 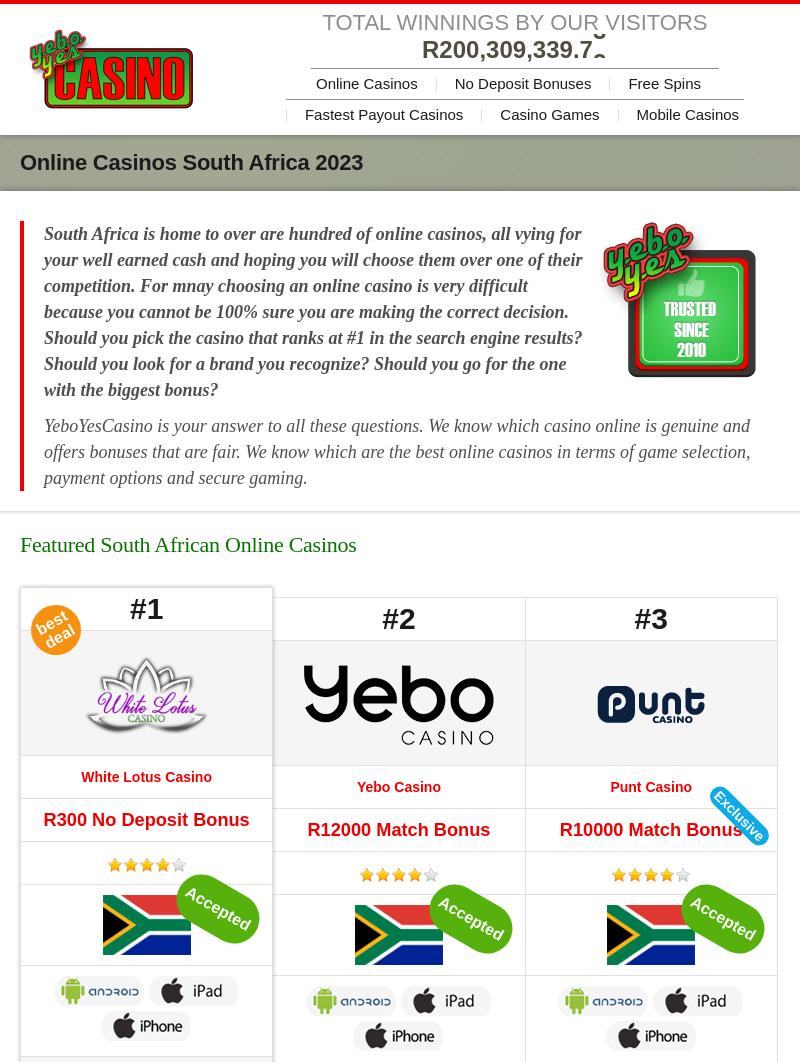 What do you see at coordinates (396, 450) in the screenshot?
I see `'YeboYesCasino is your answer to all these questions. We know which casino online is genuine and offers bonuses that are fair. We know which are the best online casinos in terms of game selection, payment options and secure gaming.'` at bounding box center [396, 450].